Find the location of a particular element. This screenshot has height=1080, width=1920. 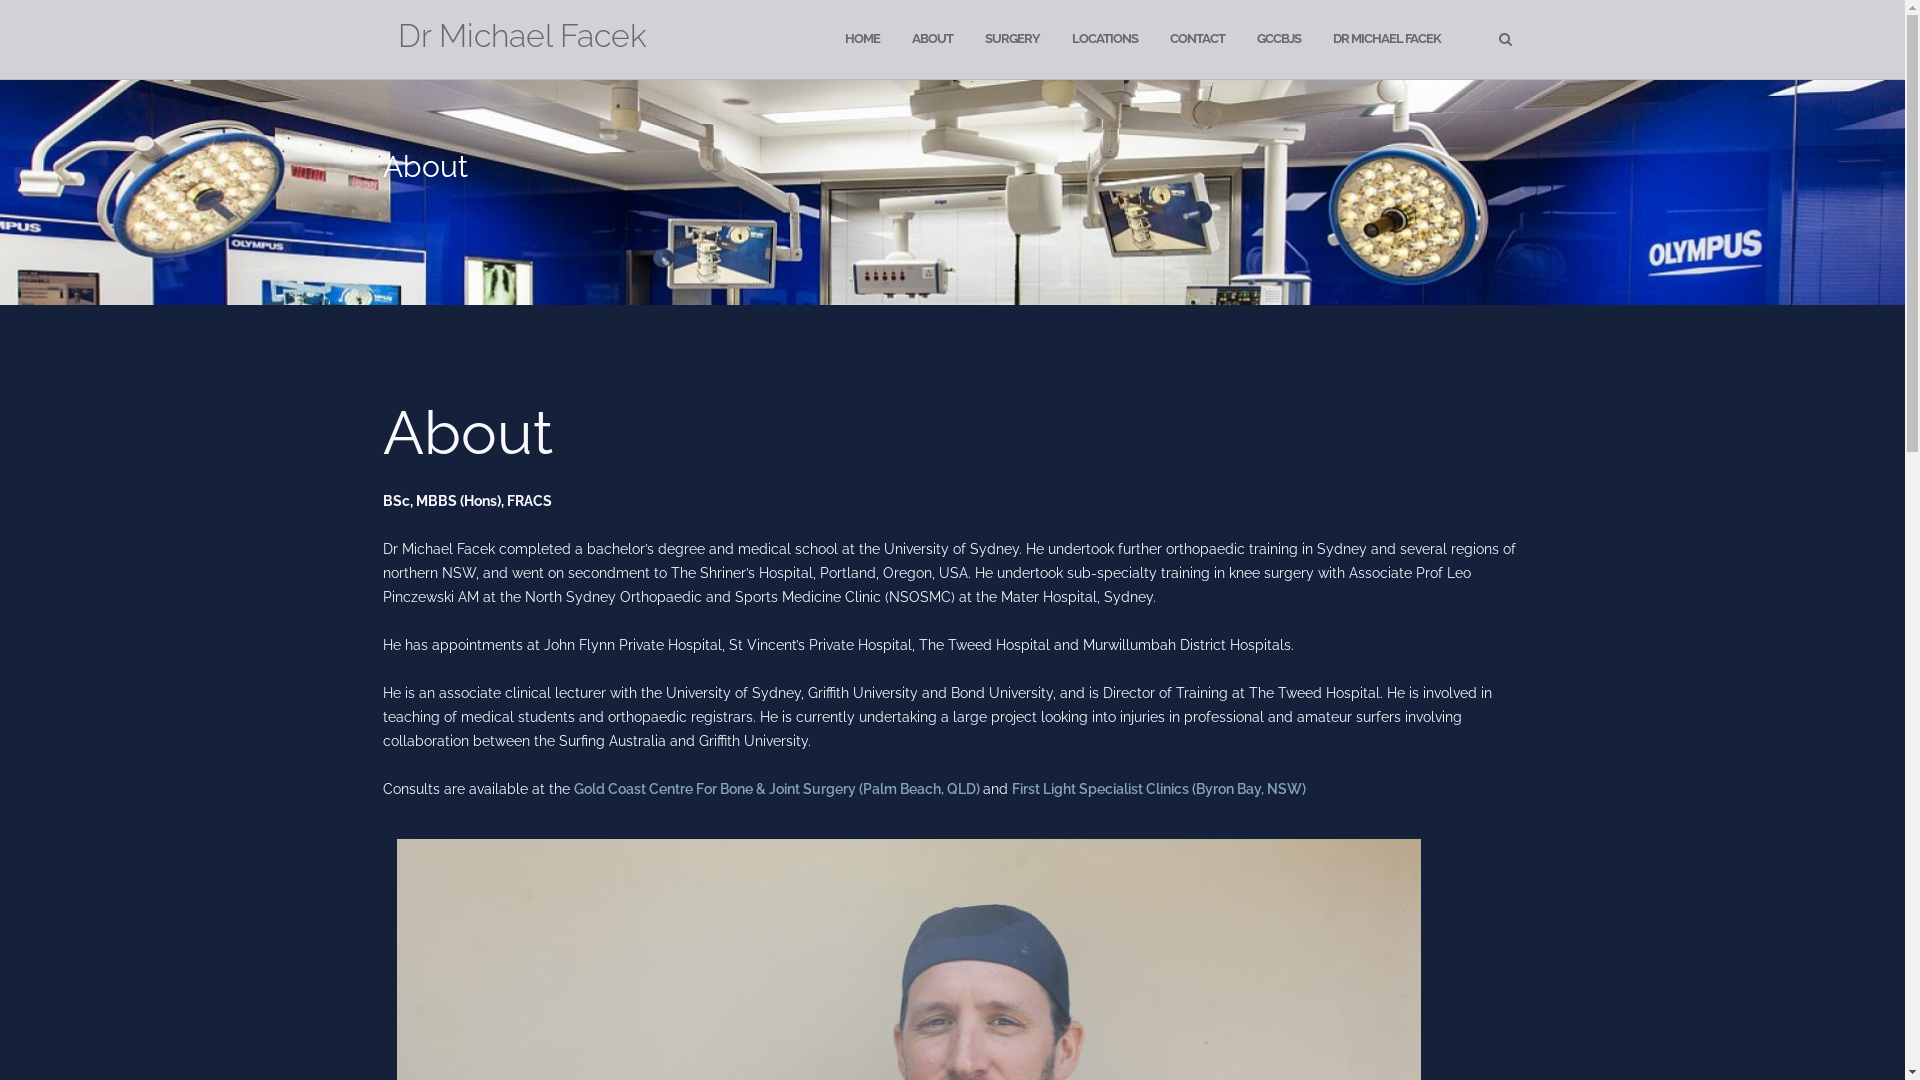

'HOME' is located at coordinates (861, 39).